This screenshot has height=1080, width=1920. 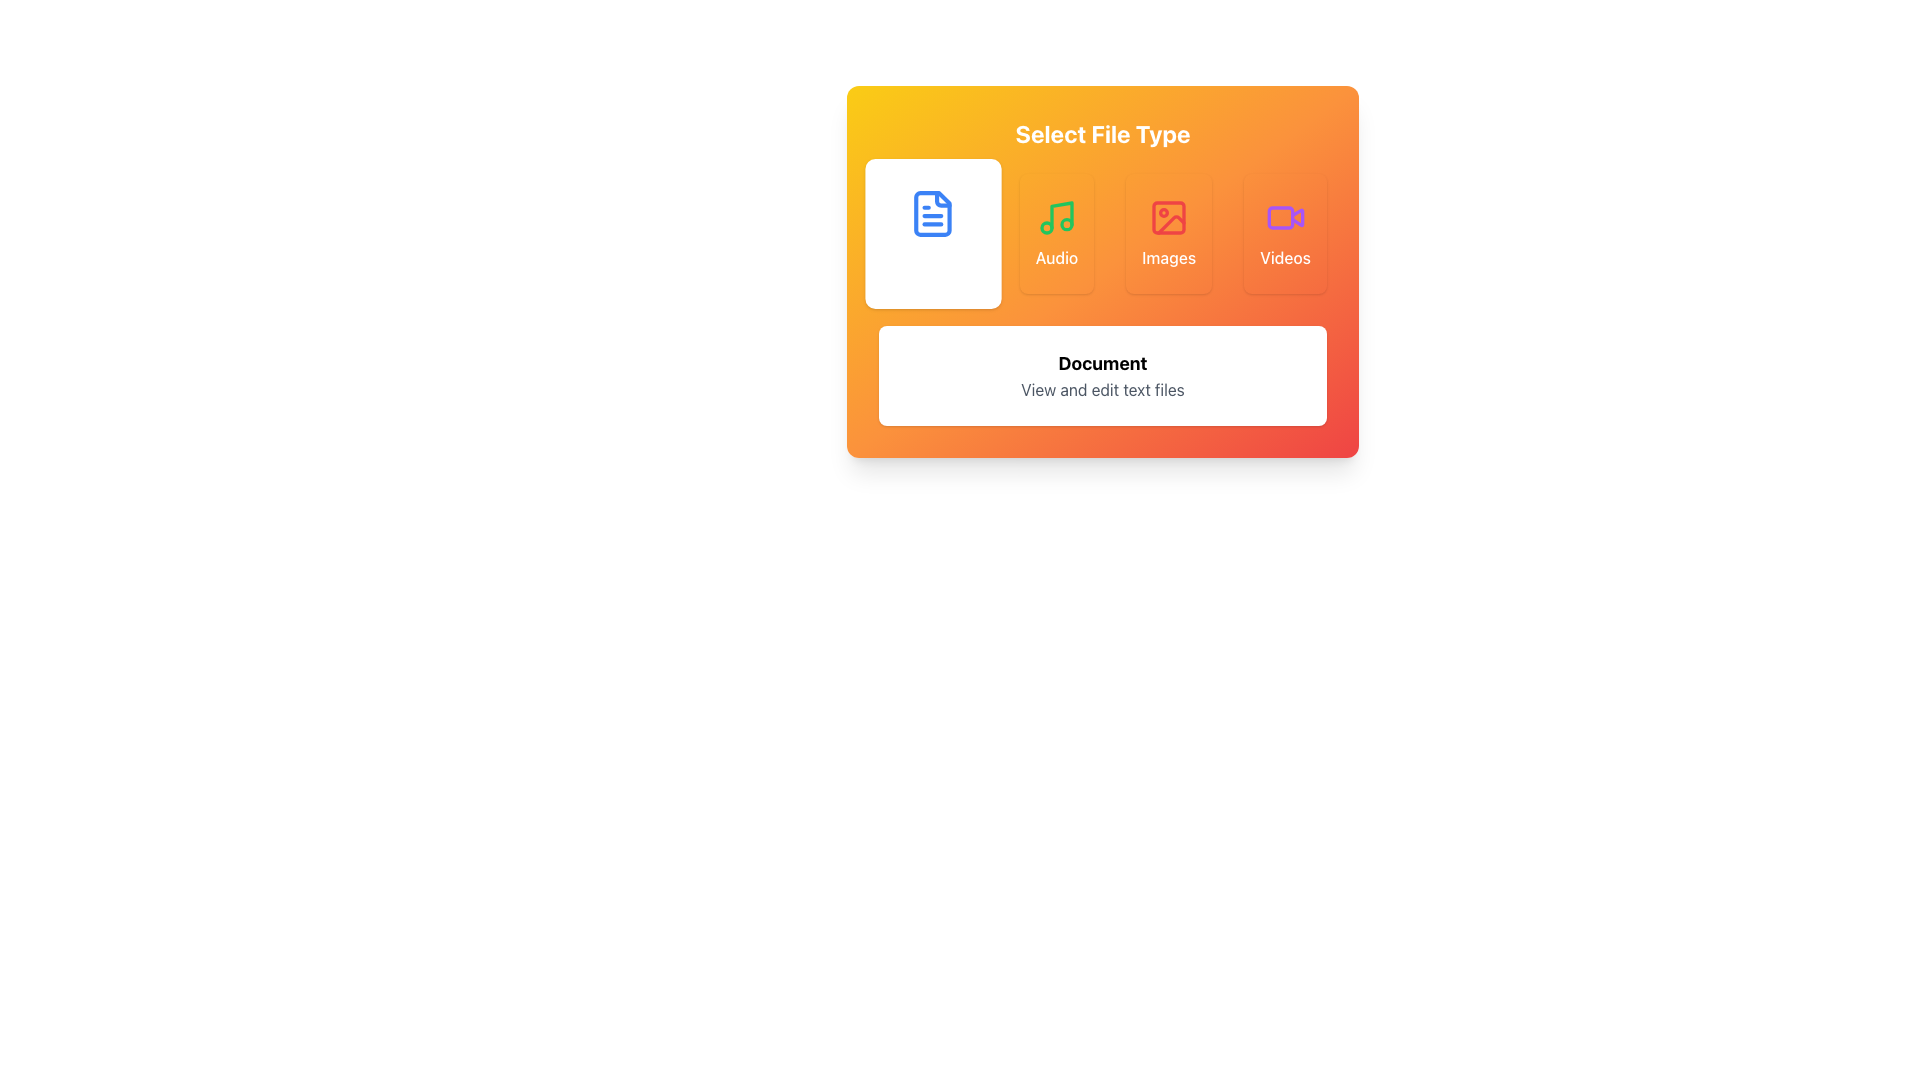 I want to click on the blue outlined file icon representing a text file located at the top-left of the 'Document' card, so click(x=932, y=213).